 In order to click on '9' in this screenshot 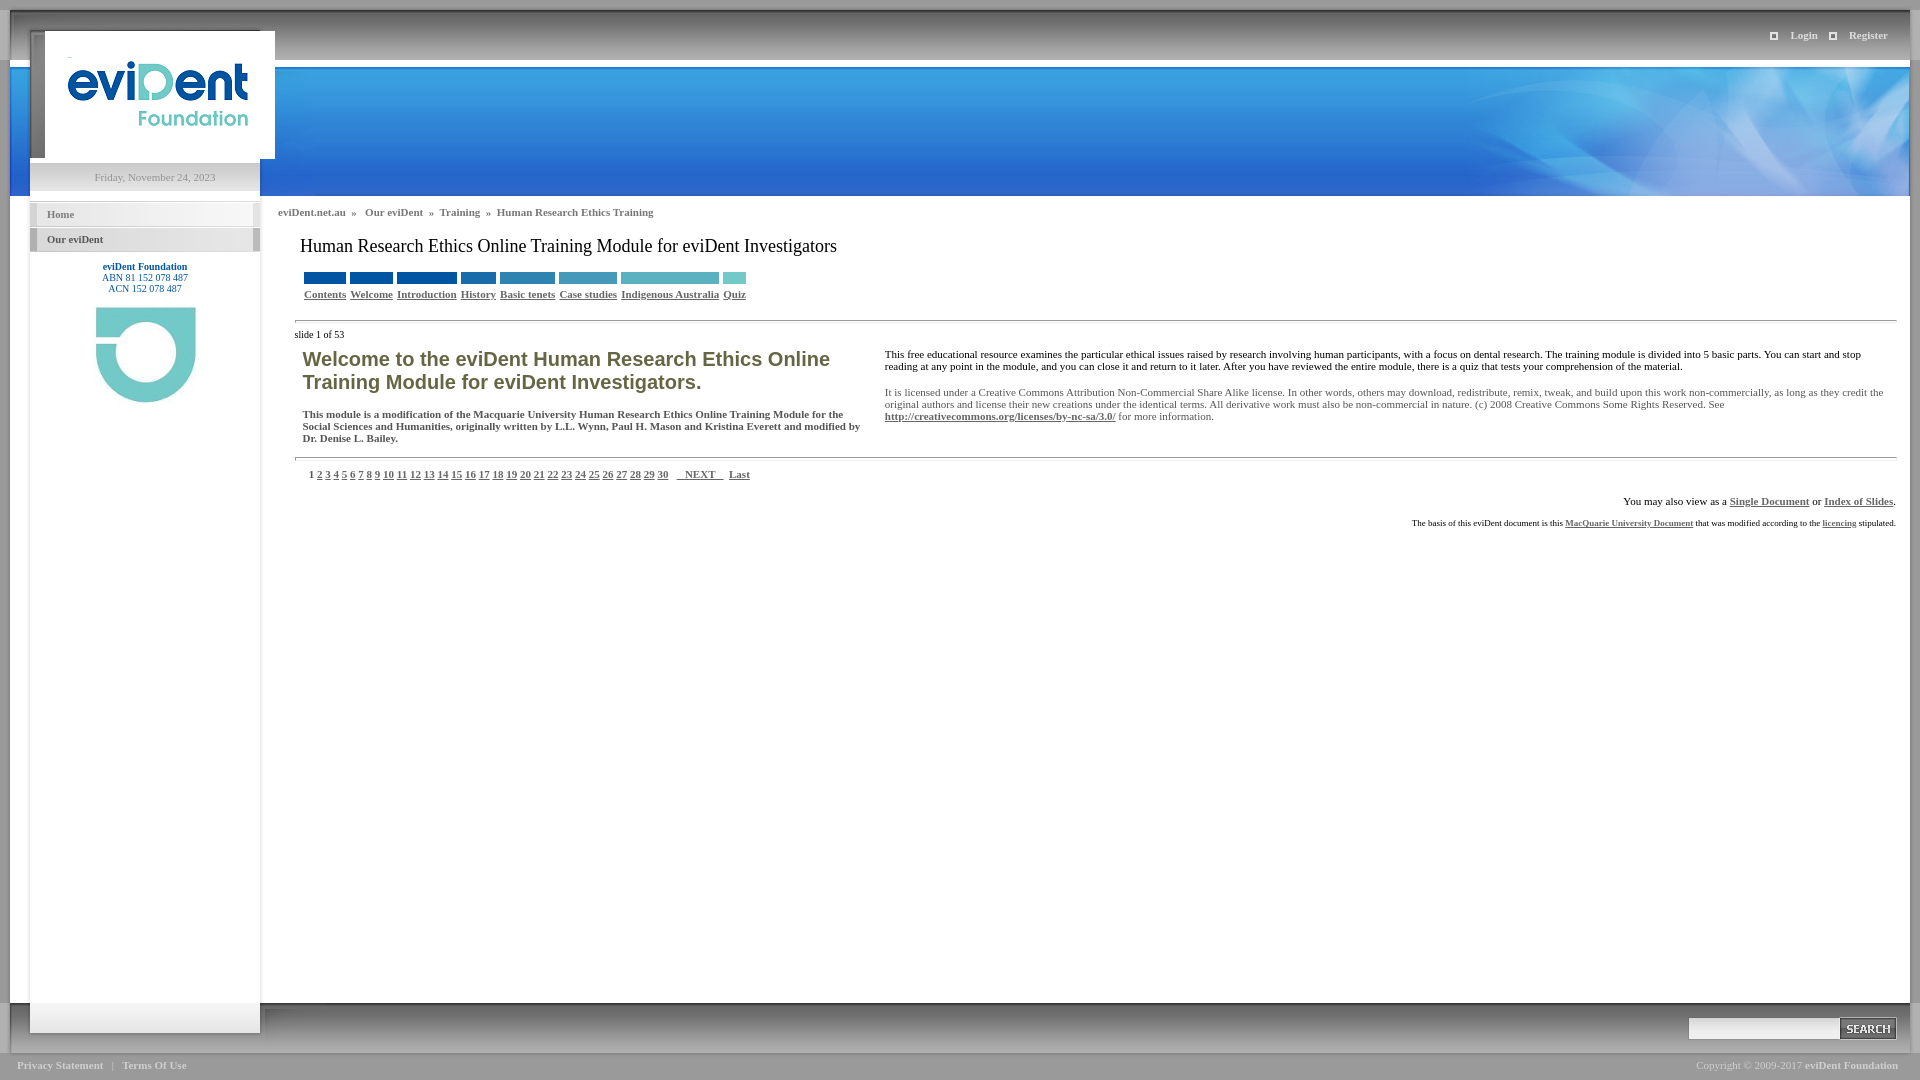, I will do `click(378, 474)`.